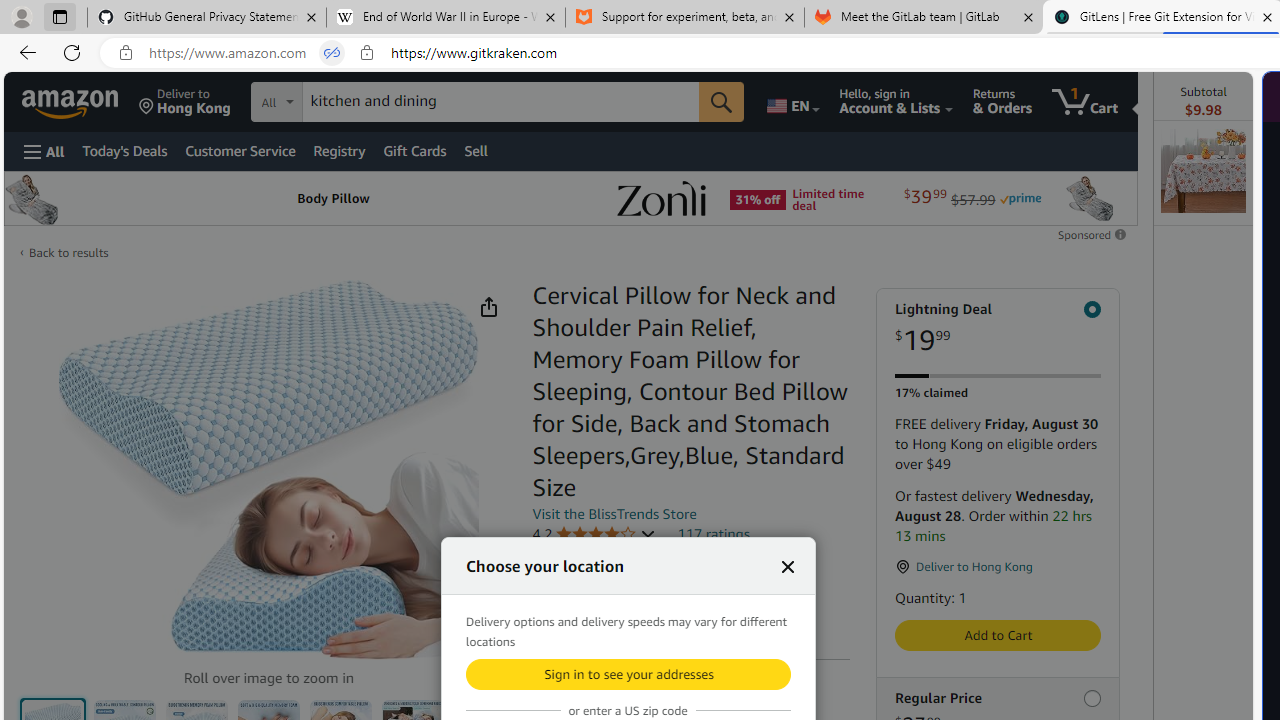 The image size is (1280, 720). Describe the element at coordinates (332, 52) in the screenshot. I see `'Tabs in split screen'` at that location.